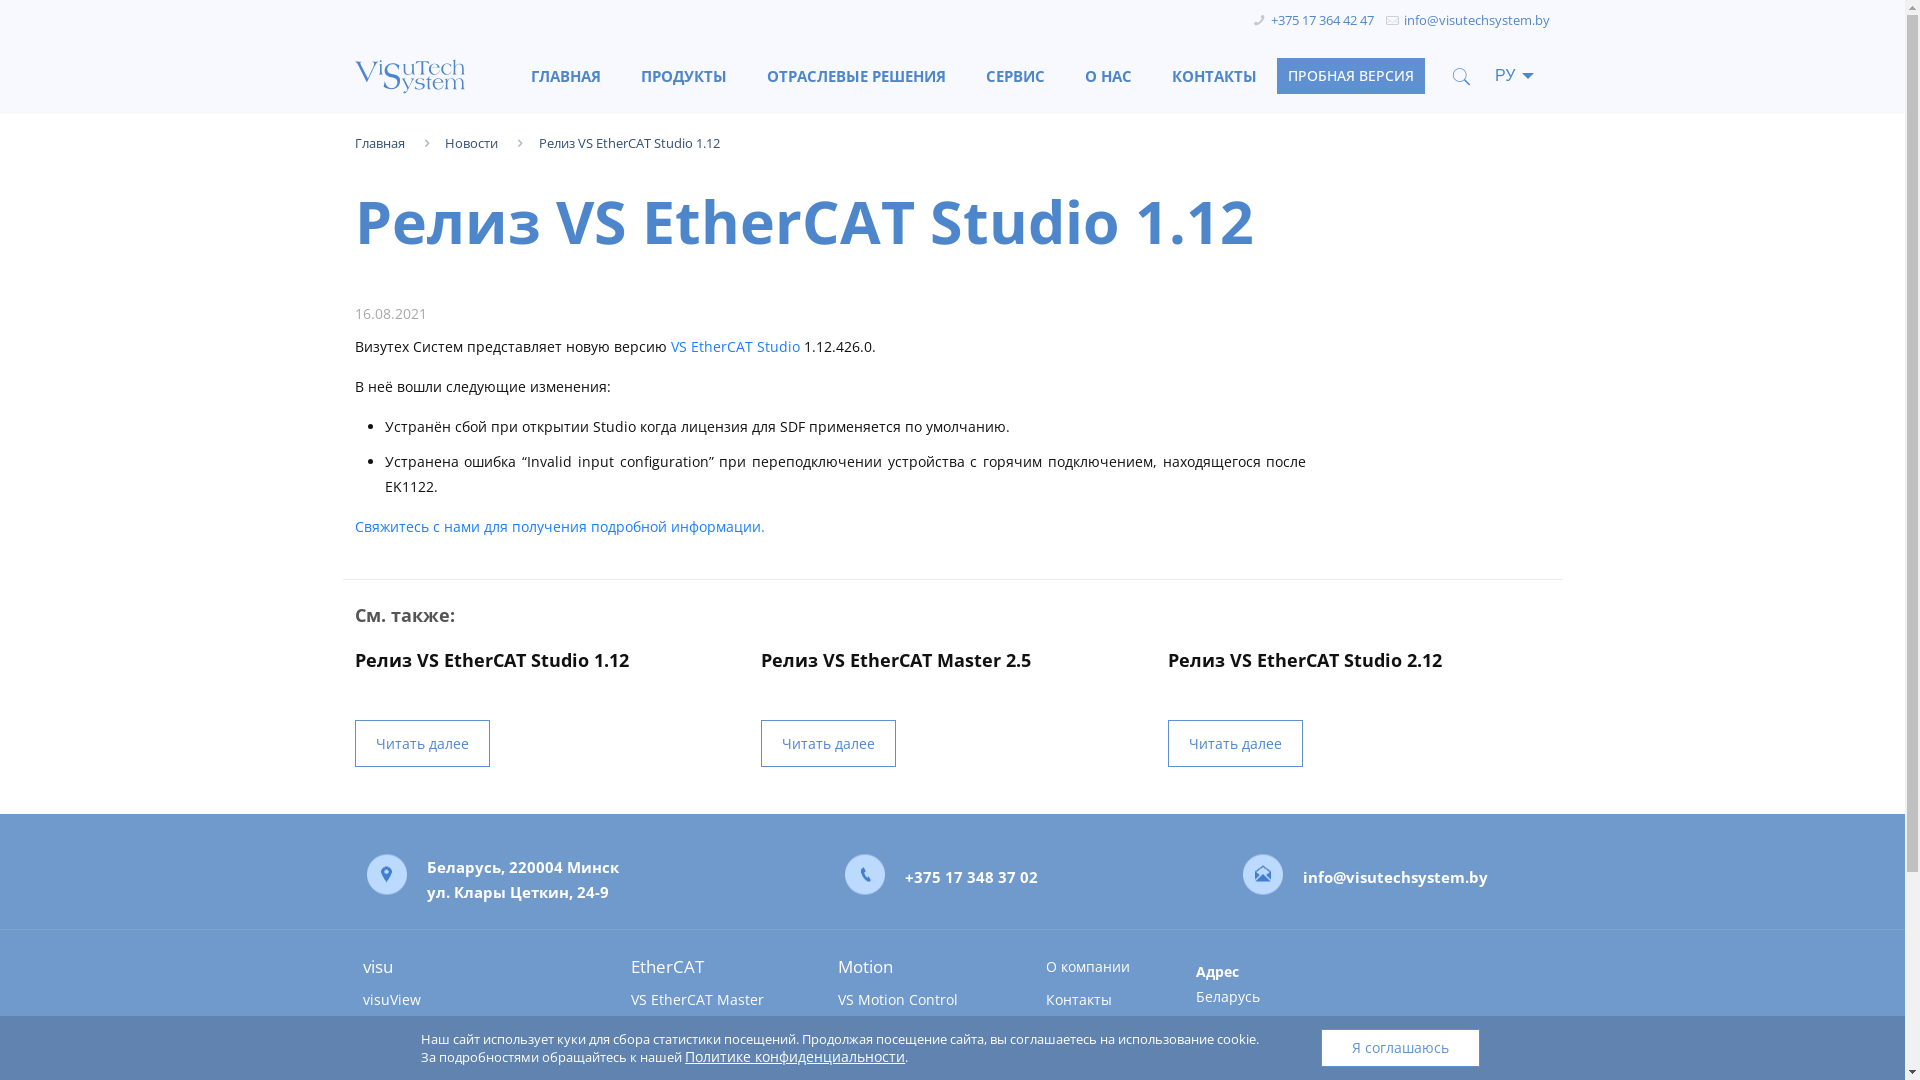 The width and height of the screenshot is (1920, 1080). I want to click on 'visuServer', so click(473, 1032).